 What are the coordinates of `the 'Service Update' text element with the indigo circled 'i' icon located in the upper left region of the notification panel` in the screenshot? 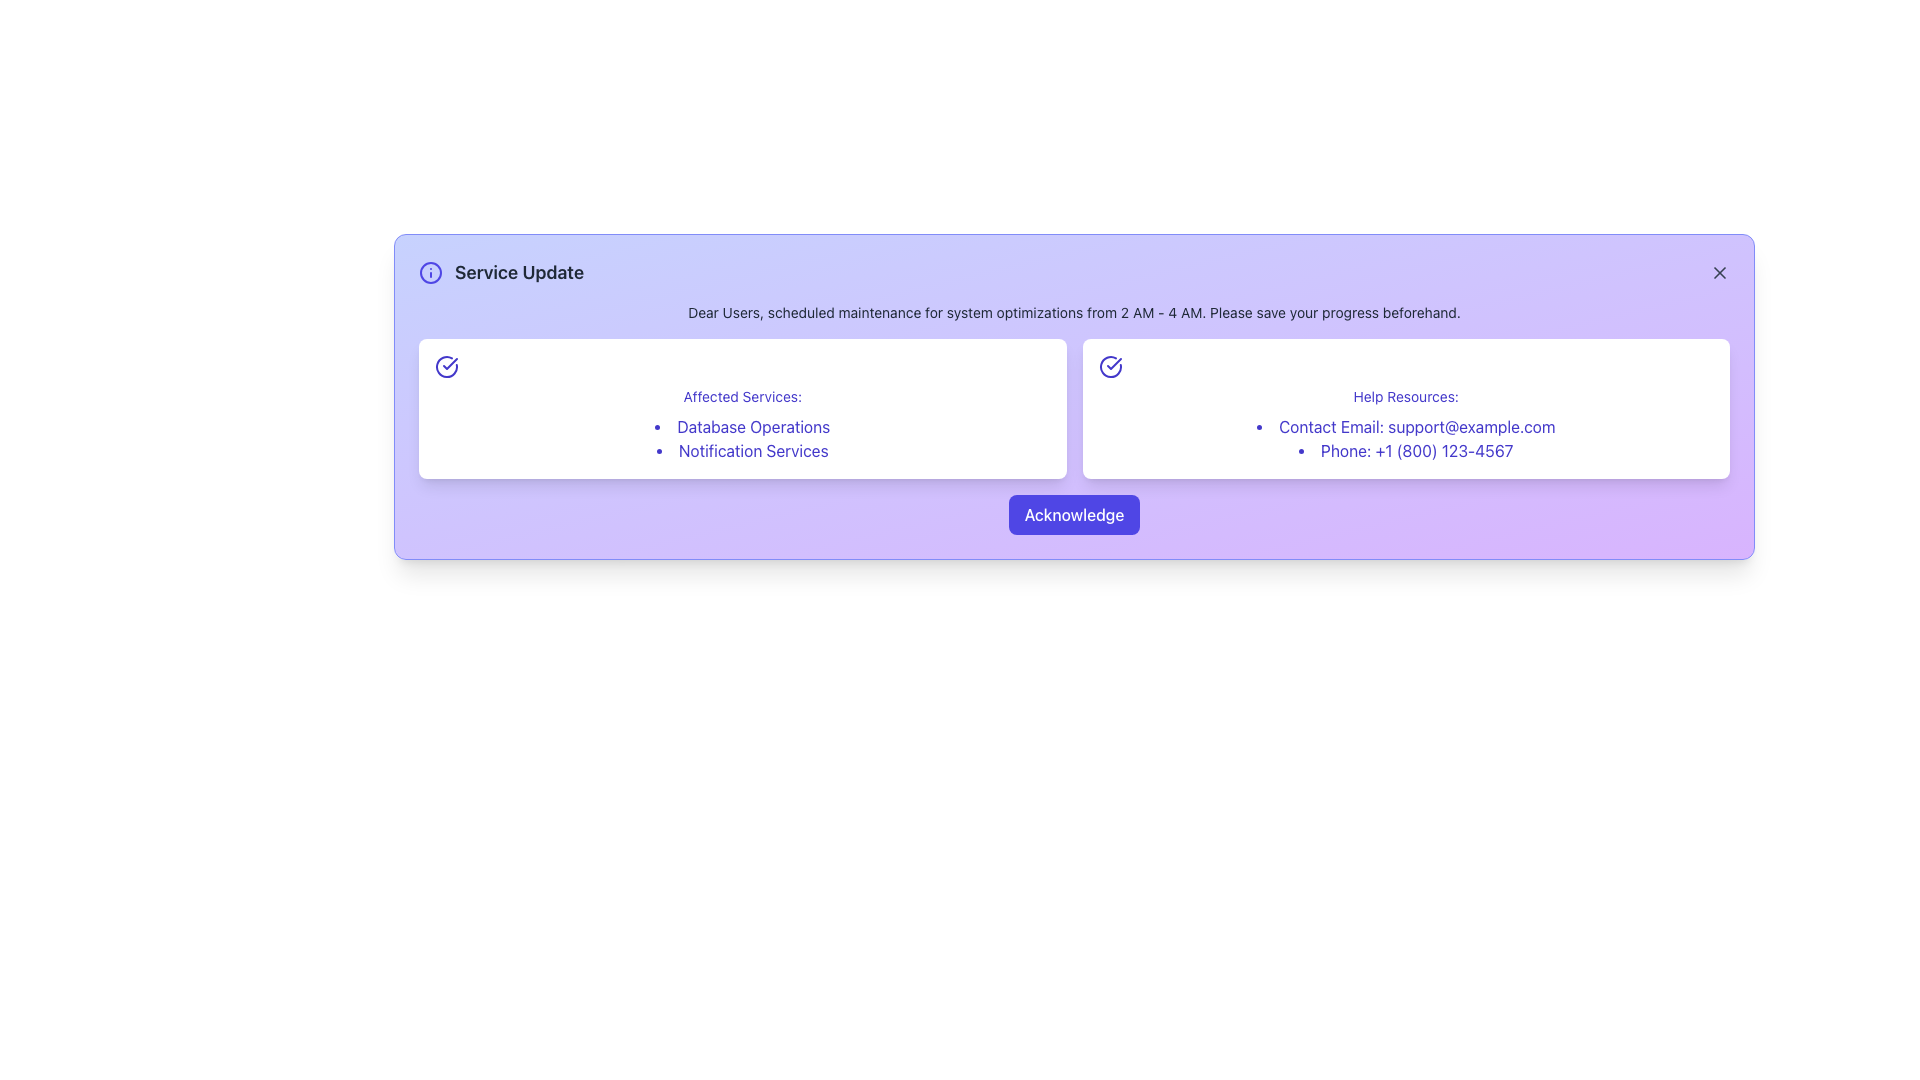 It's located at (501, 273).